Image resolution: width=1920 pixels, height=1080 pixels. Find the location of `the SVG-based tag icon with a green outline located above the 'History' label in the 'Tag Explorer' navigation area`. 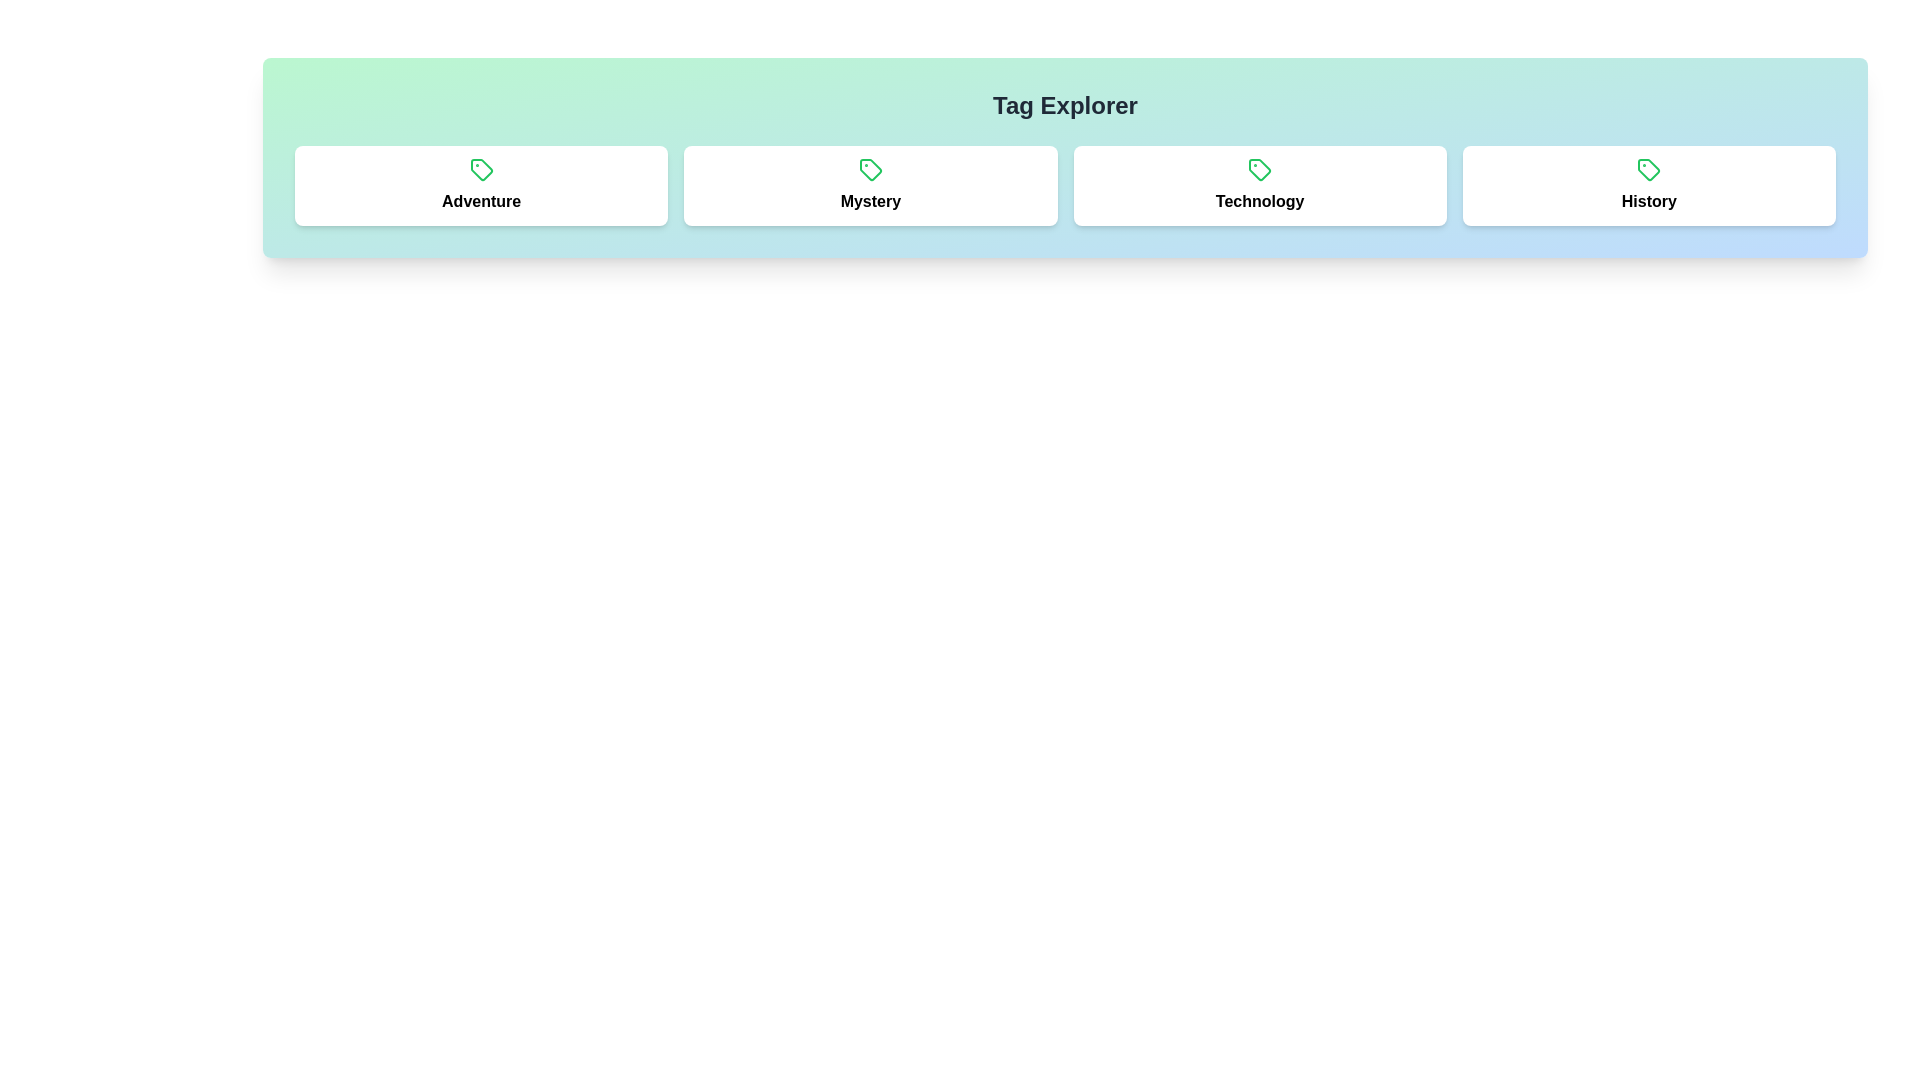

the SVG-based tag icon with a green outline located above the 'History' label in the 'Tag Explorer' navigation area is located at coordinates (1649, 168).